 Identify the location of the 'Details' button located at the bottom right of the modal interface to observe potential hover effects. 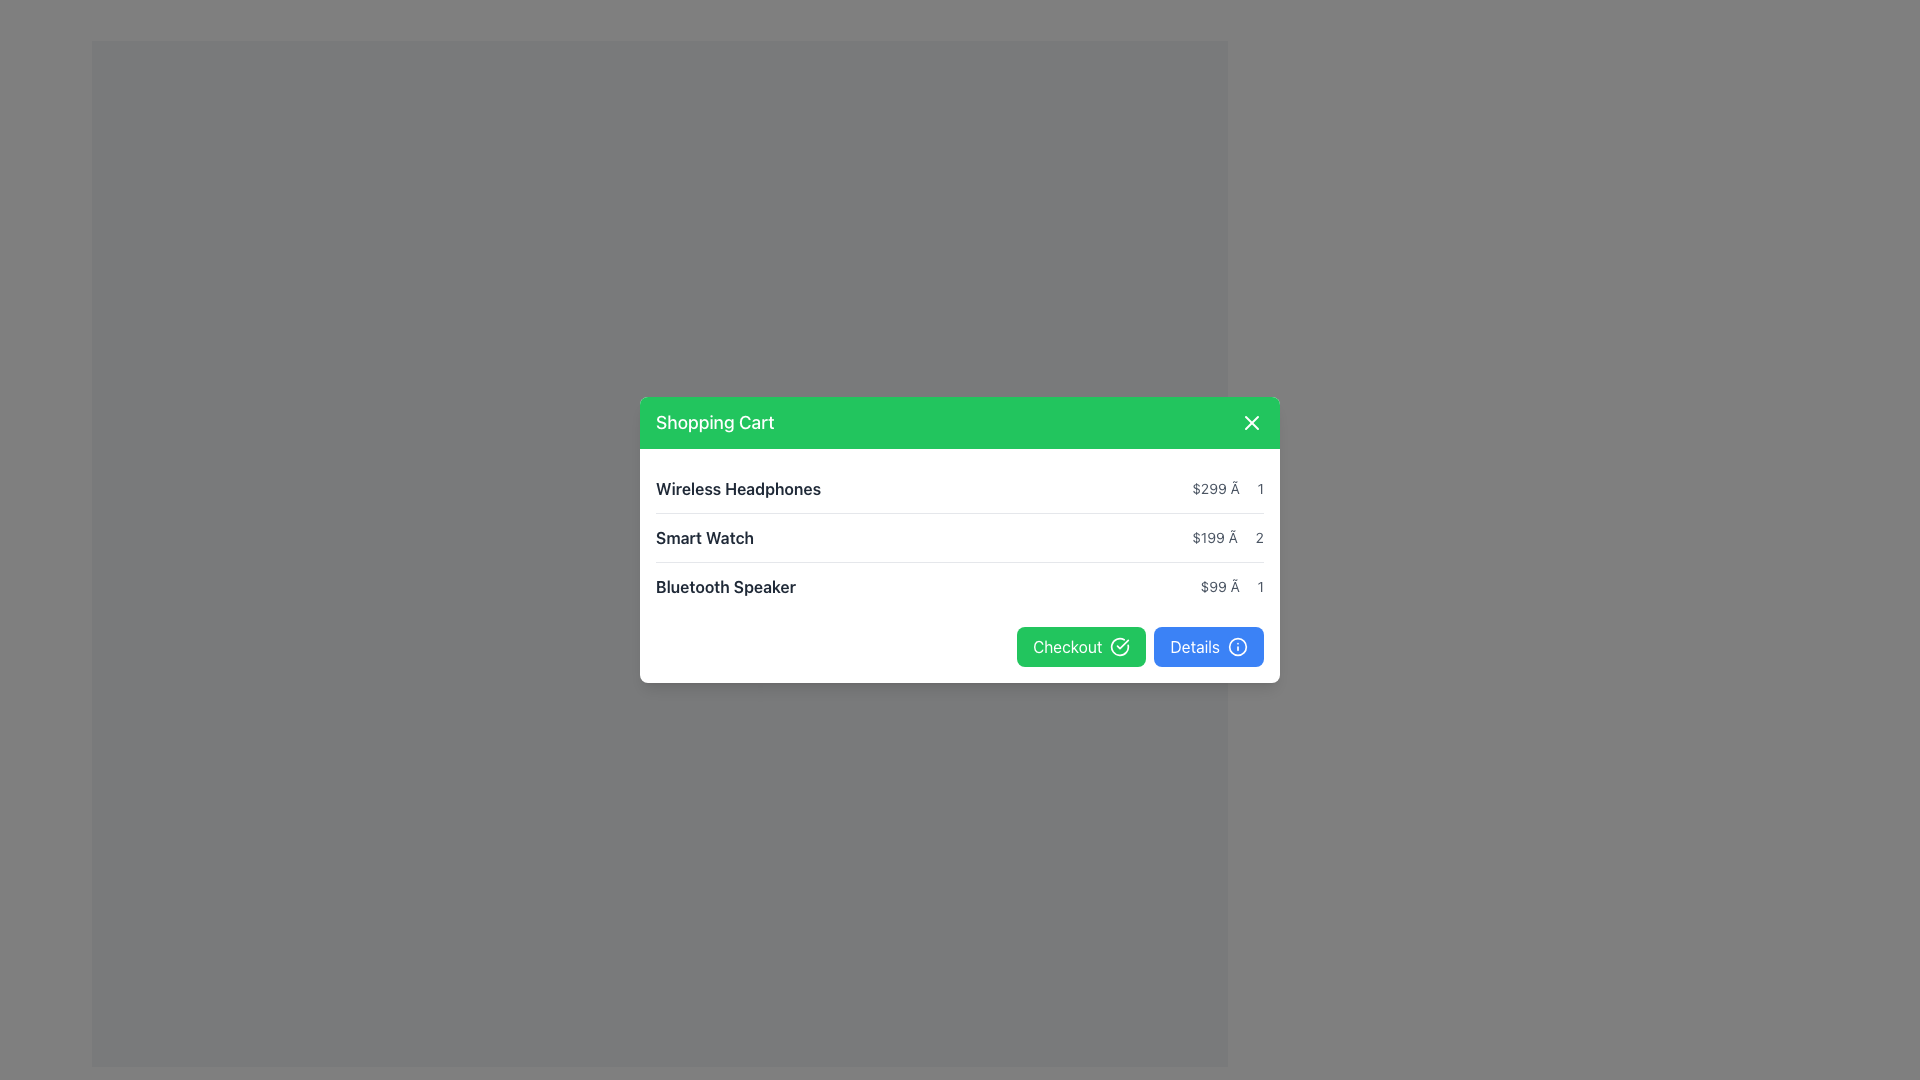
(1208, 647).